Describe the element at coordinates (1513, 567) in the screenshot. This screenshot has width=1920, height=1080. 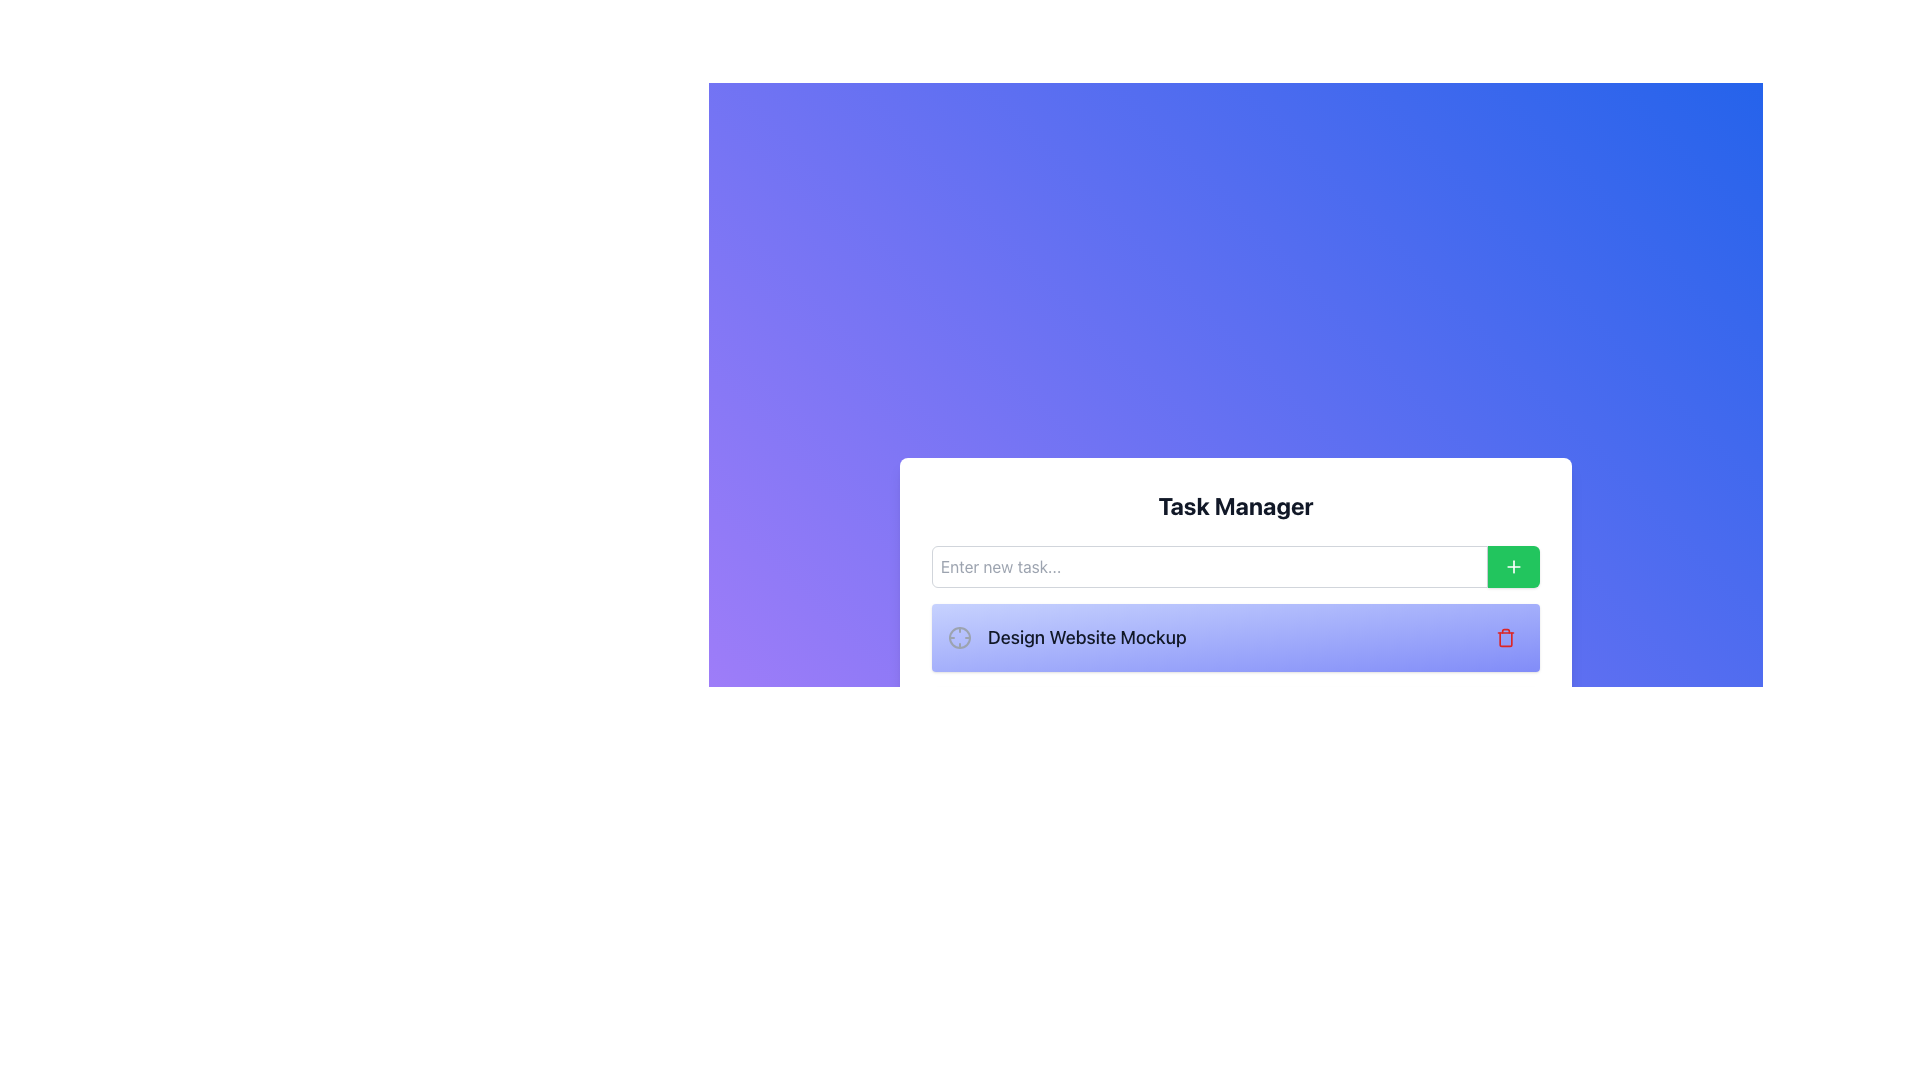
I see `the SVG icon that indicates the action of adding a new task, which is located within a green rectangular button in the header of the task manager interface` at that location.